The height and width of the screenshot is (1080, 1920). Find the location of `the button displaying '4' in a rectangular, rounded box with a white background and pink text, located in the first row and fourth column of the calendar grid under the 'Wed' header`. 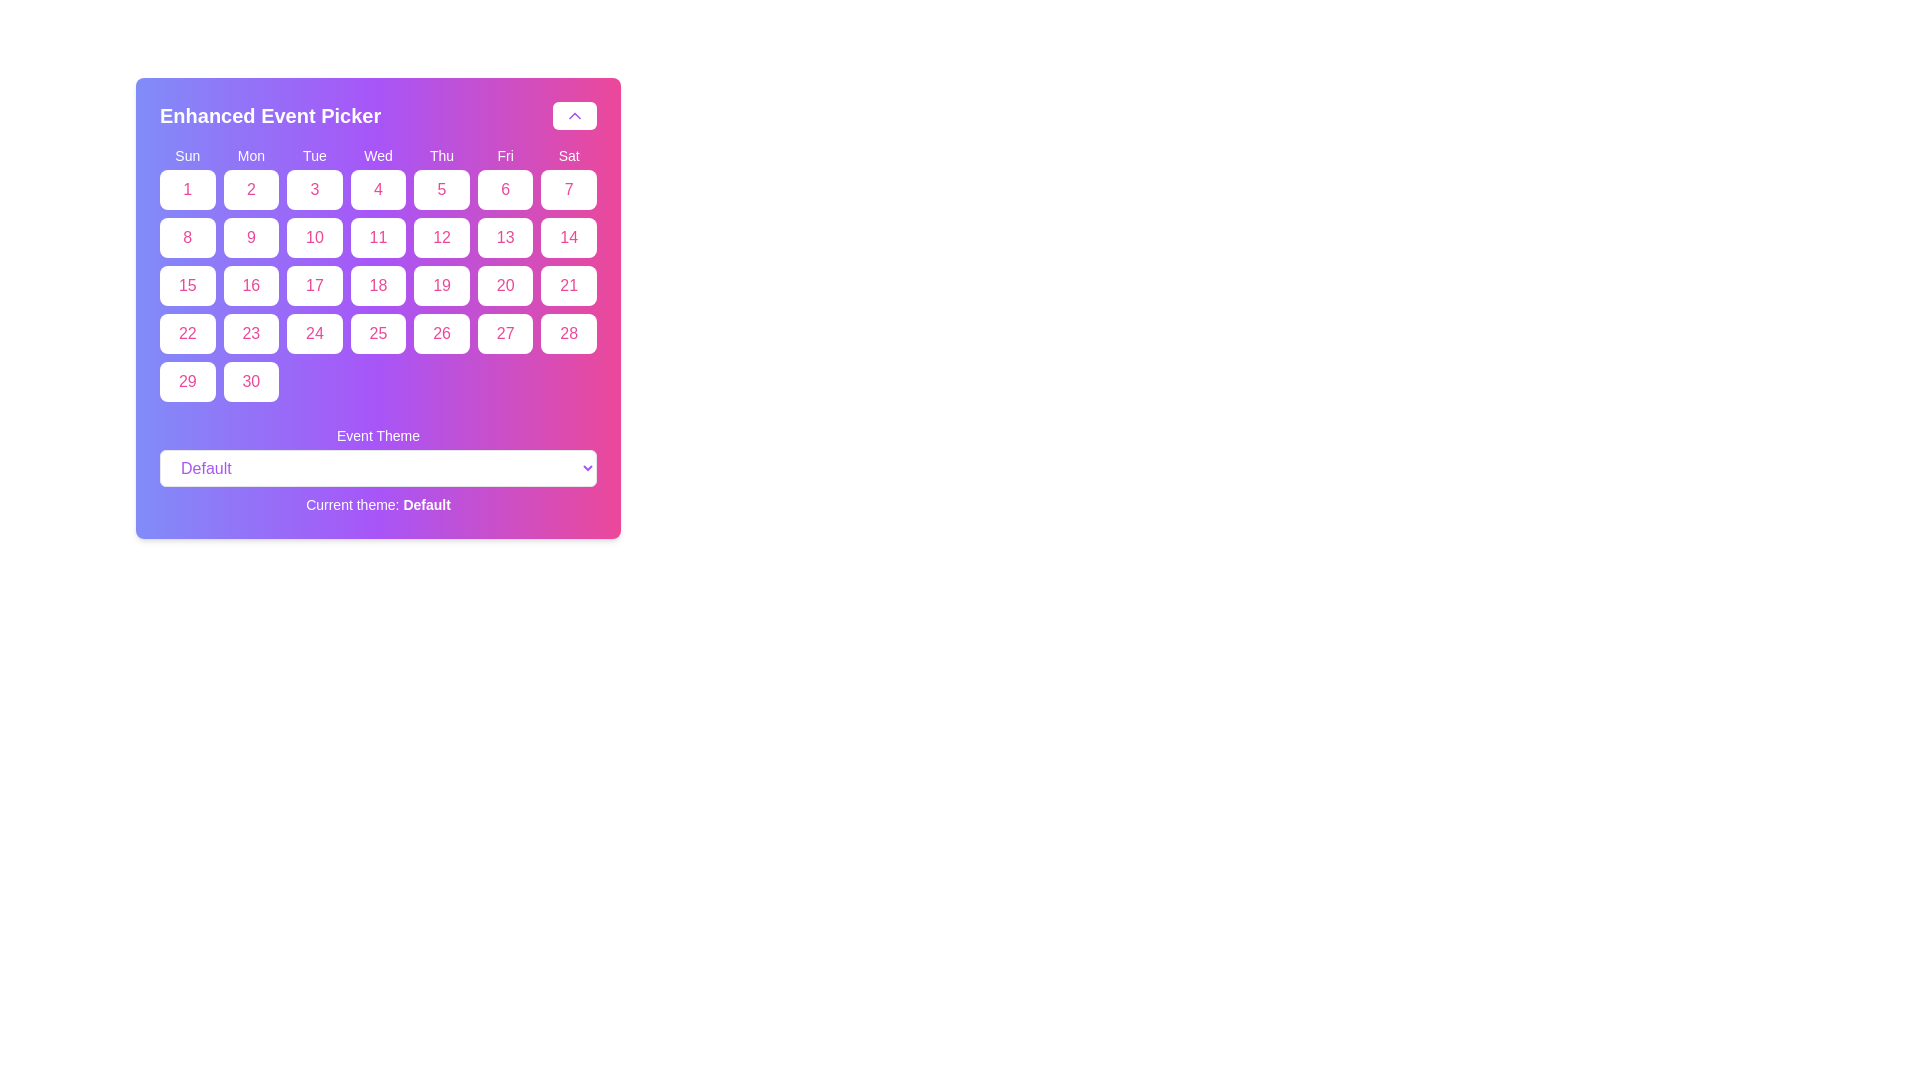

the button displaying '4' in a rectangular, rounded box with a white background and pink text, located in the first row and fourth column of the calendar grid under the 'Wed' header is located at coordinates (378, 189).